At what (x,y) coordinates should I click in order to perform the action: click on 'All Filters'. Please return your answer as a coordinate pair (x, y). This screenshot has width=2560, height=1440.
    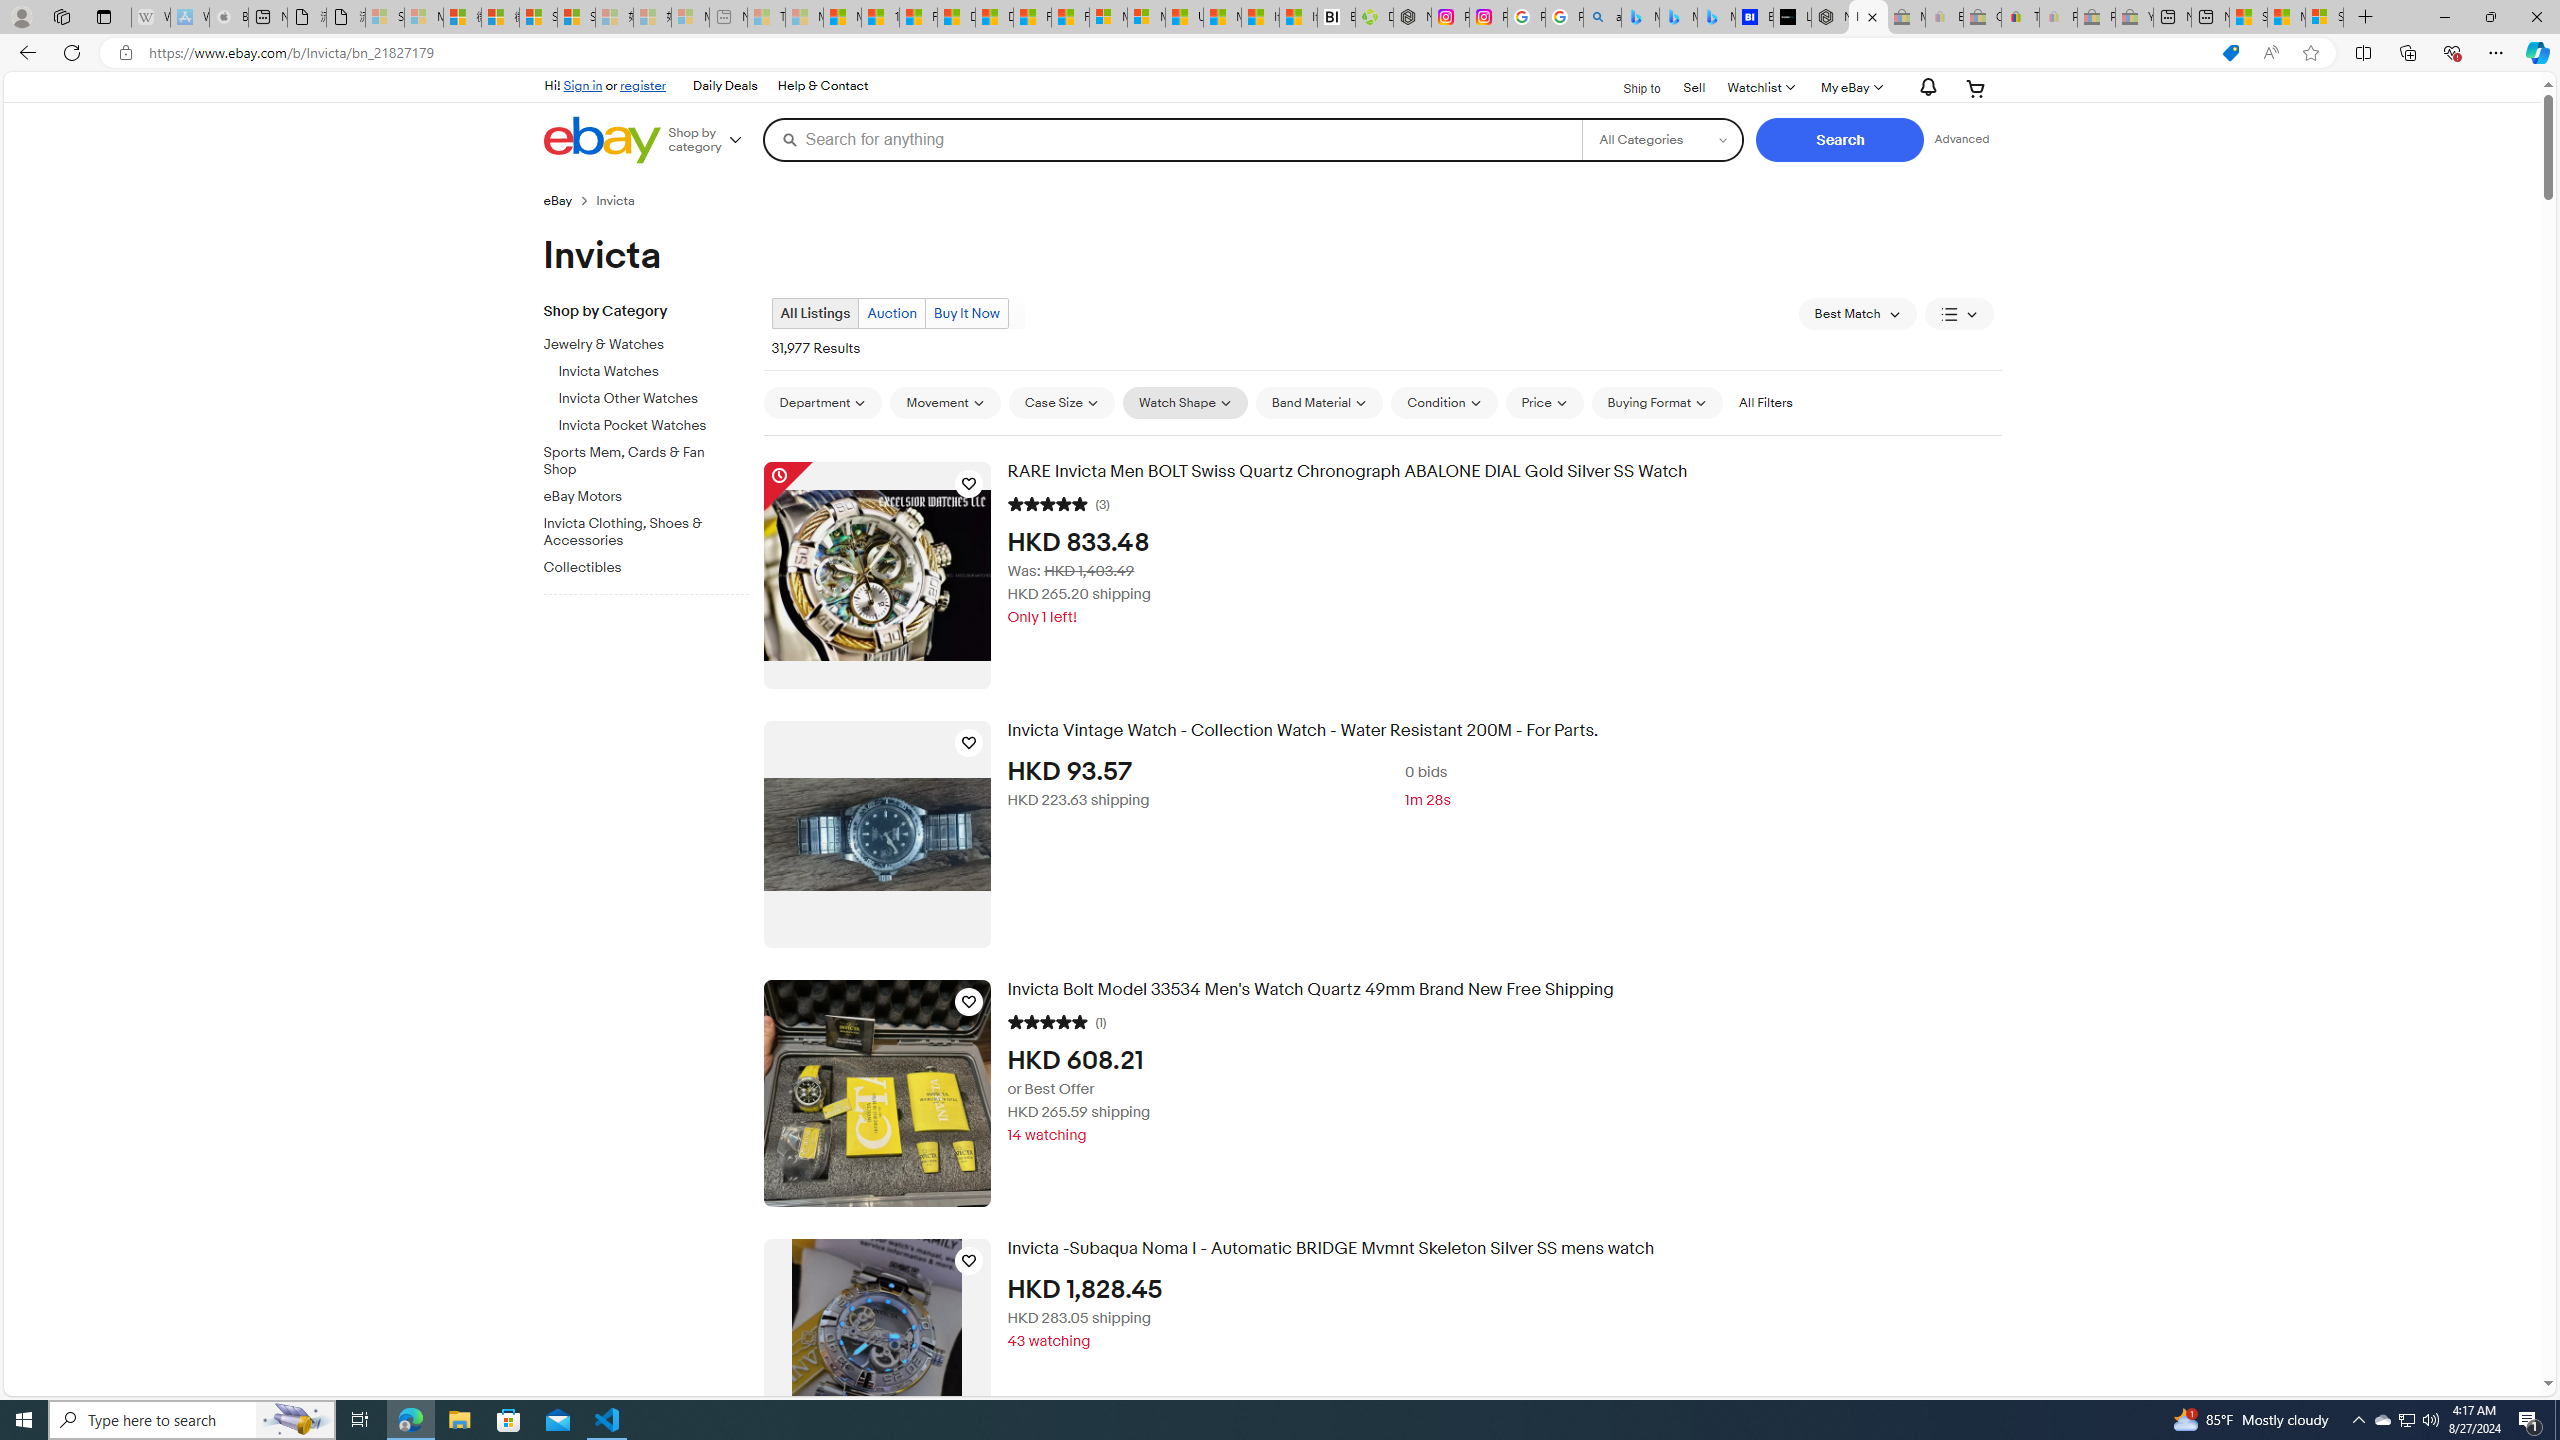
    Looking at the image, I should click on (1765, 402).